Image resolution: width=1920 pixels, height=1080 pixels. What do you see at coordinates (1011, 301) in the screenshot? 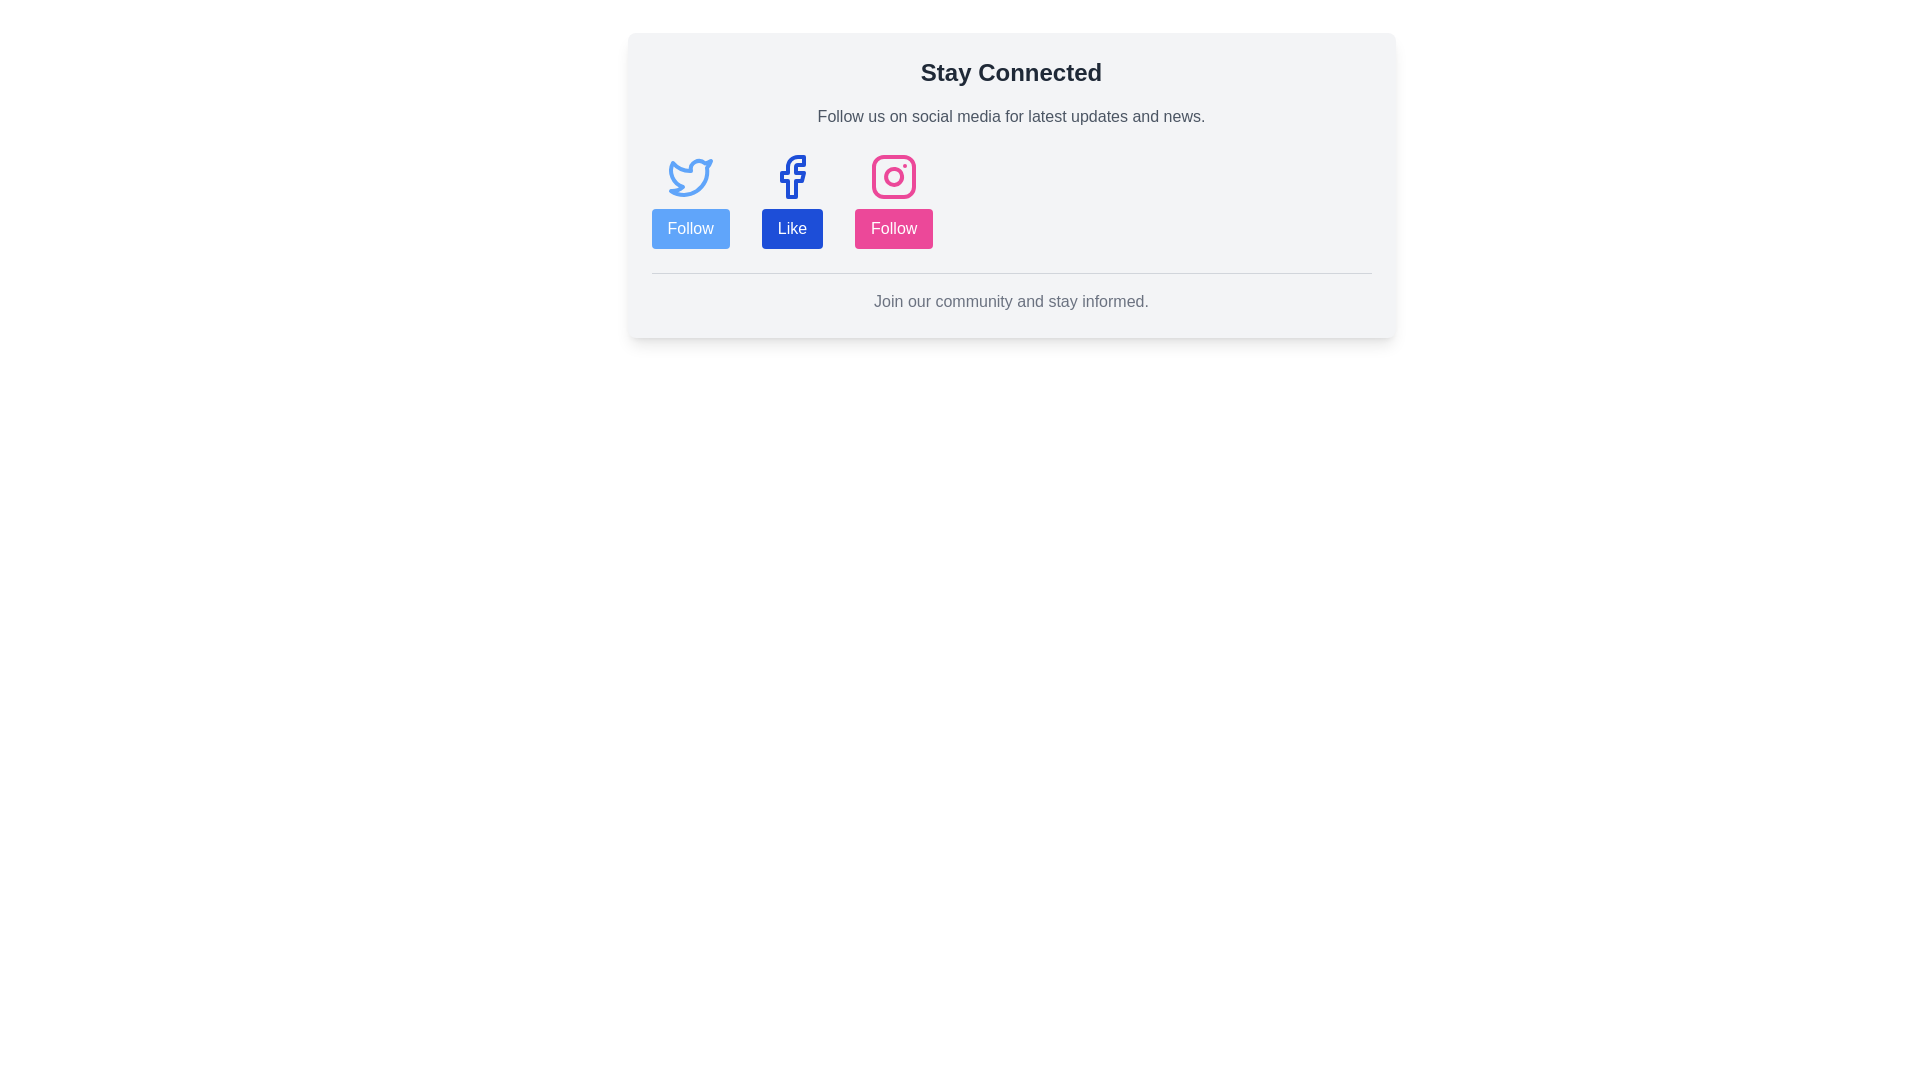
I see `the informational text encouraging users to become part of a community, located at the bottom of the 'Stay Connected' section, directly underneath the horizontal line separating it from the social media buttons` at bounding box center [1011, 301].